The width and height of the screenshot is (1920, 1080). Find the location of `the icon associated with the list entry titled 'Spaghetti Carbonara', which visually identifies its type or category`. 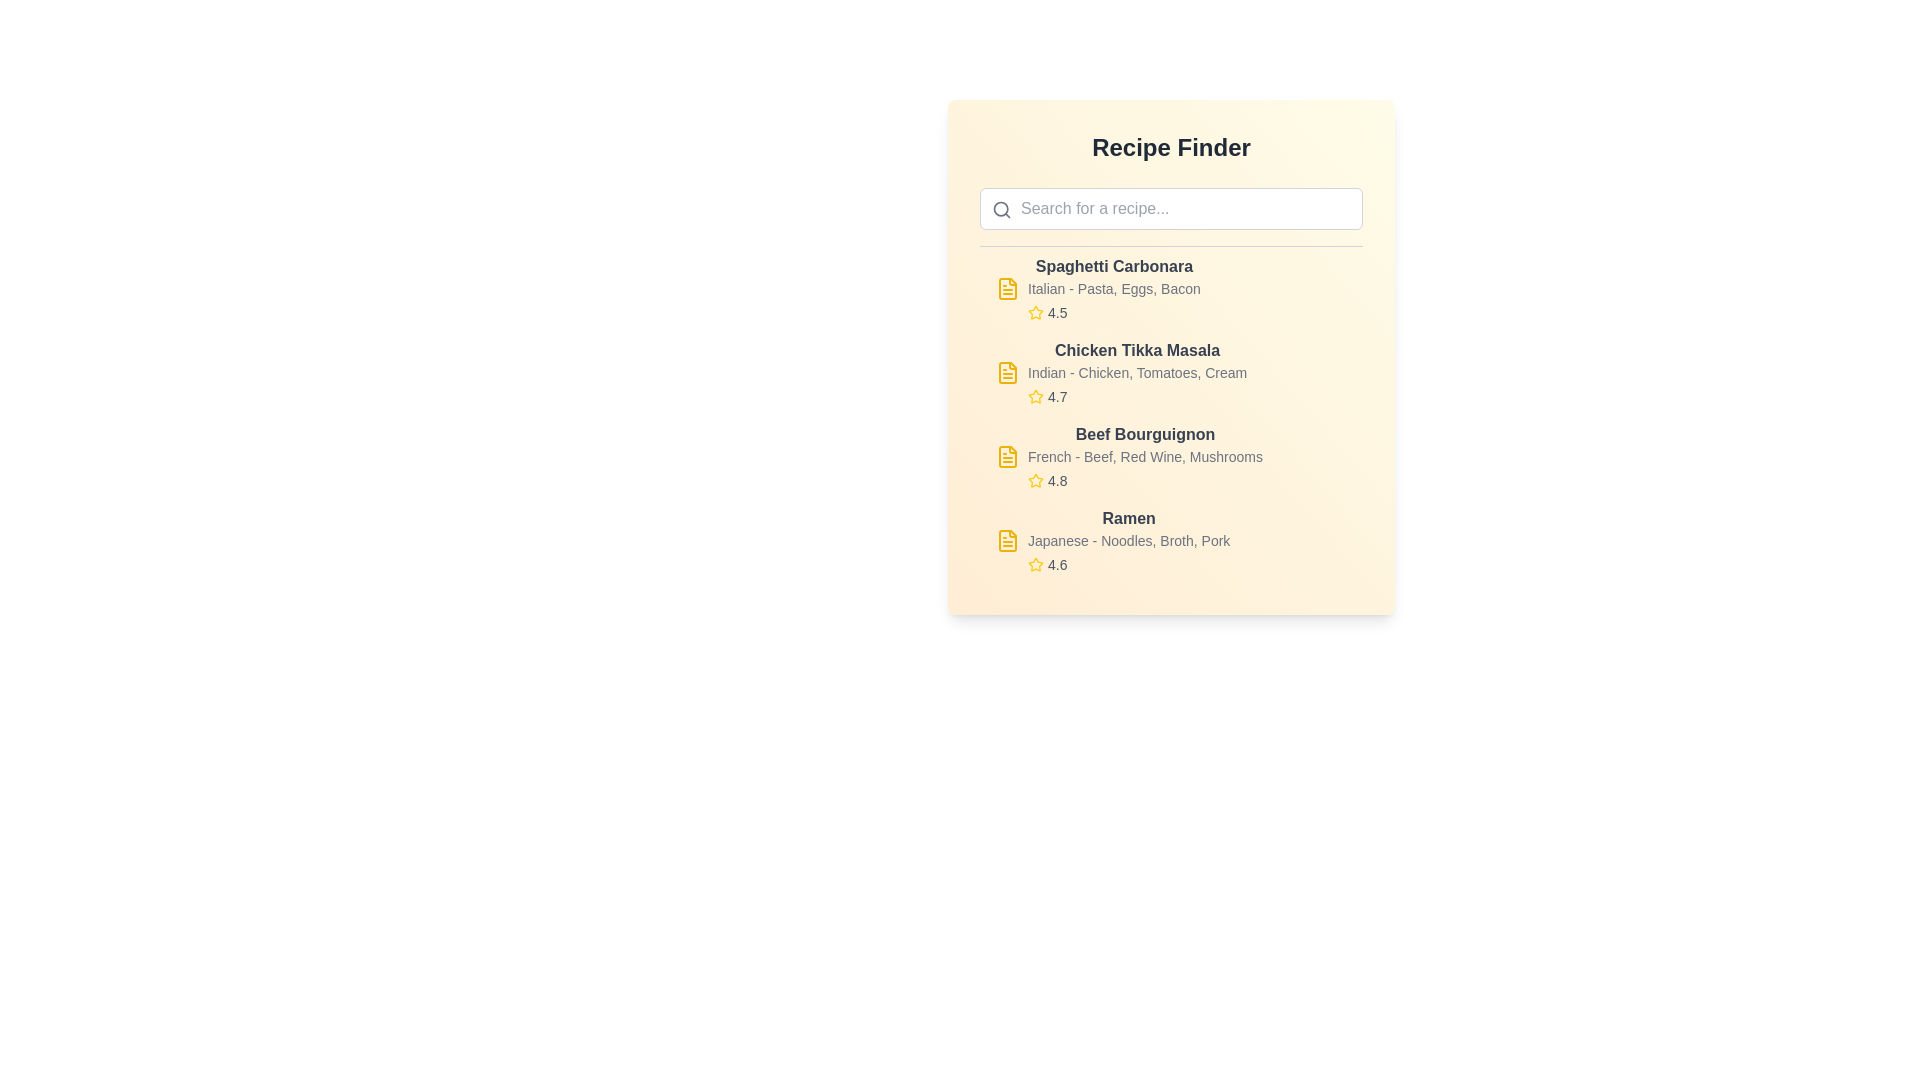

the icon associated with the list entry titled 'Spaghetti Carbonara', which visually identifies its type or category is located at coordinates (1008, 289).